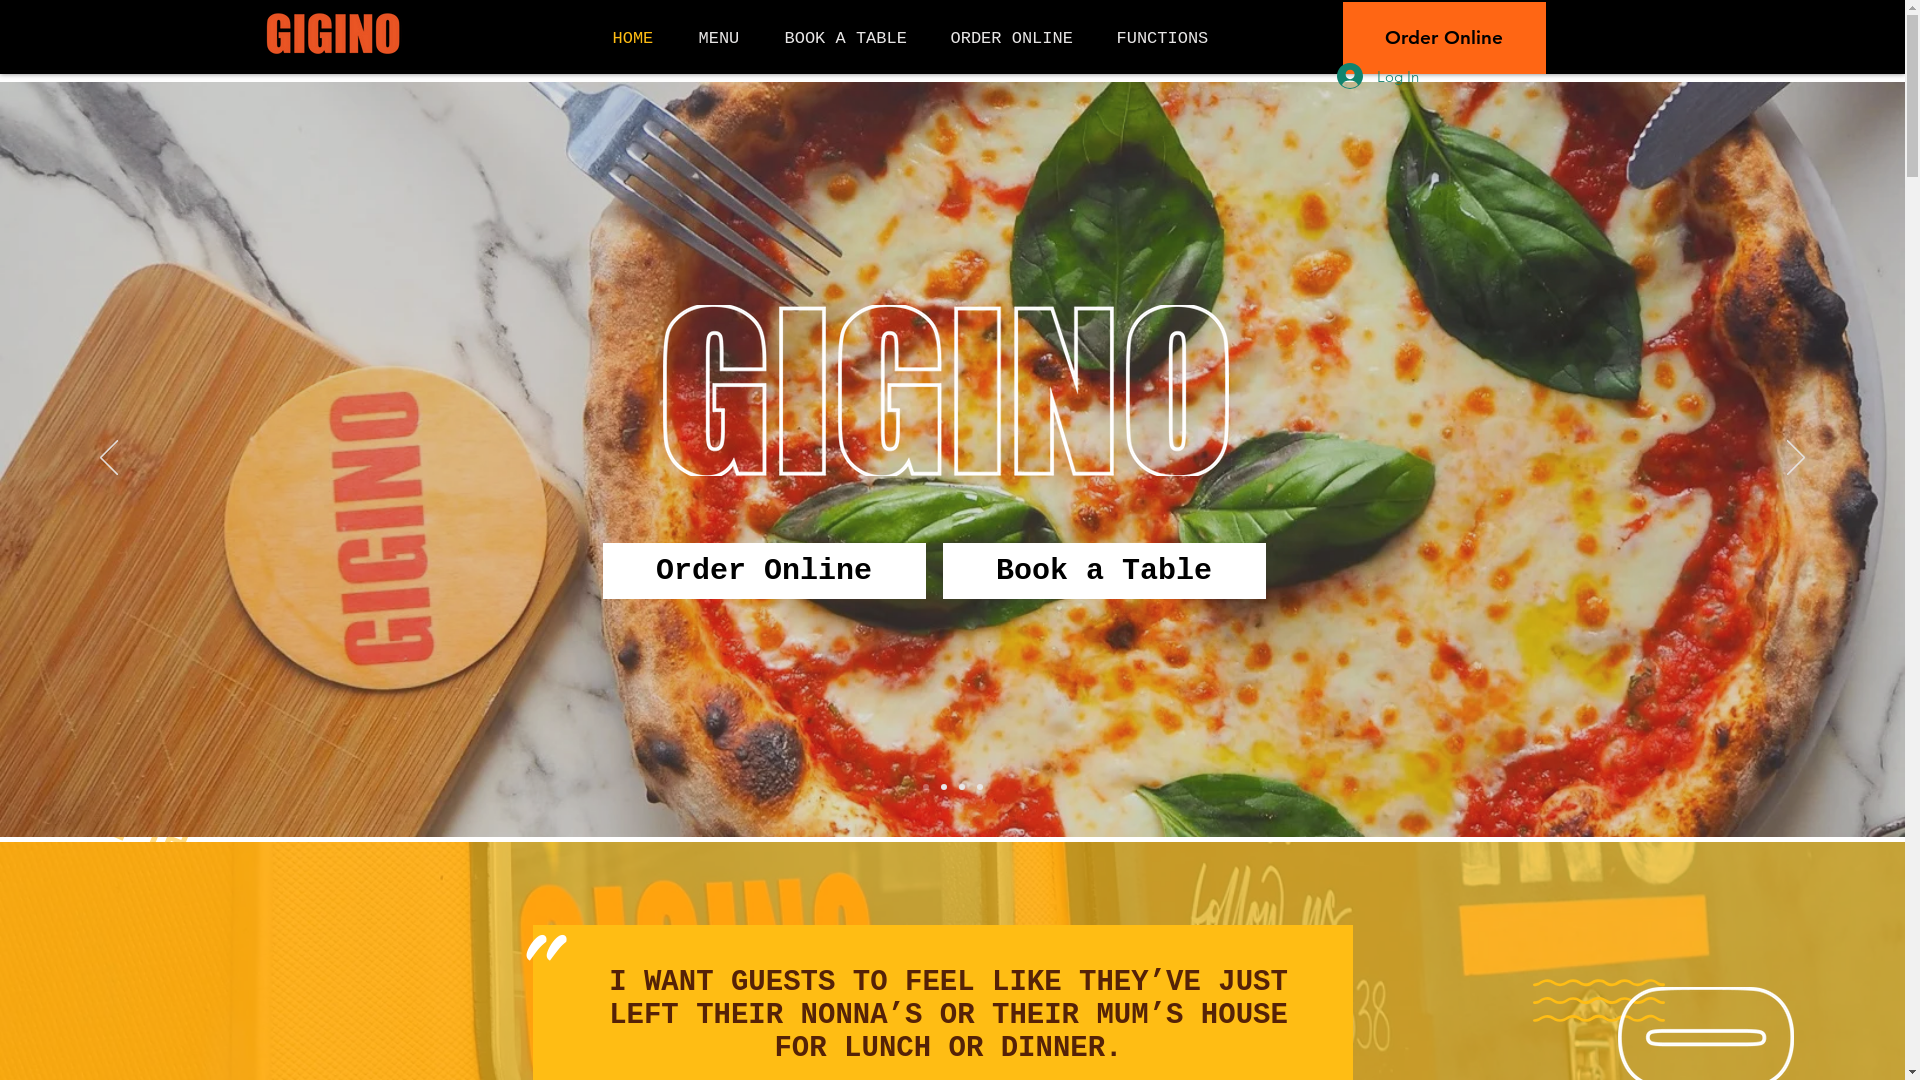 The image size is (1920, 1080). What do you see at coordinates (1376, 75) in the screenshot?
I see `'Log In'` at bounding box center [1376, 75].